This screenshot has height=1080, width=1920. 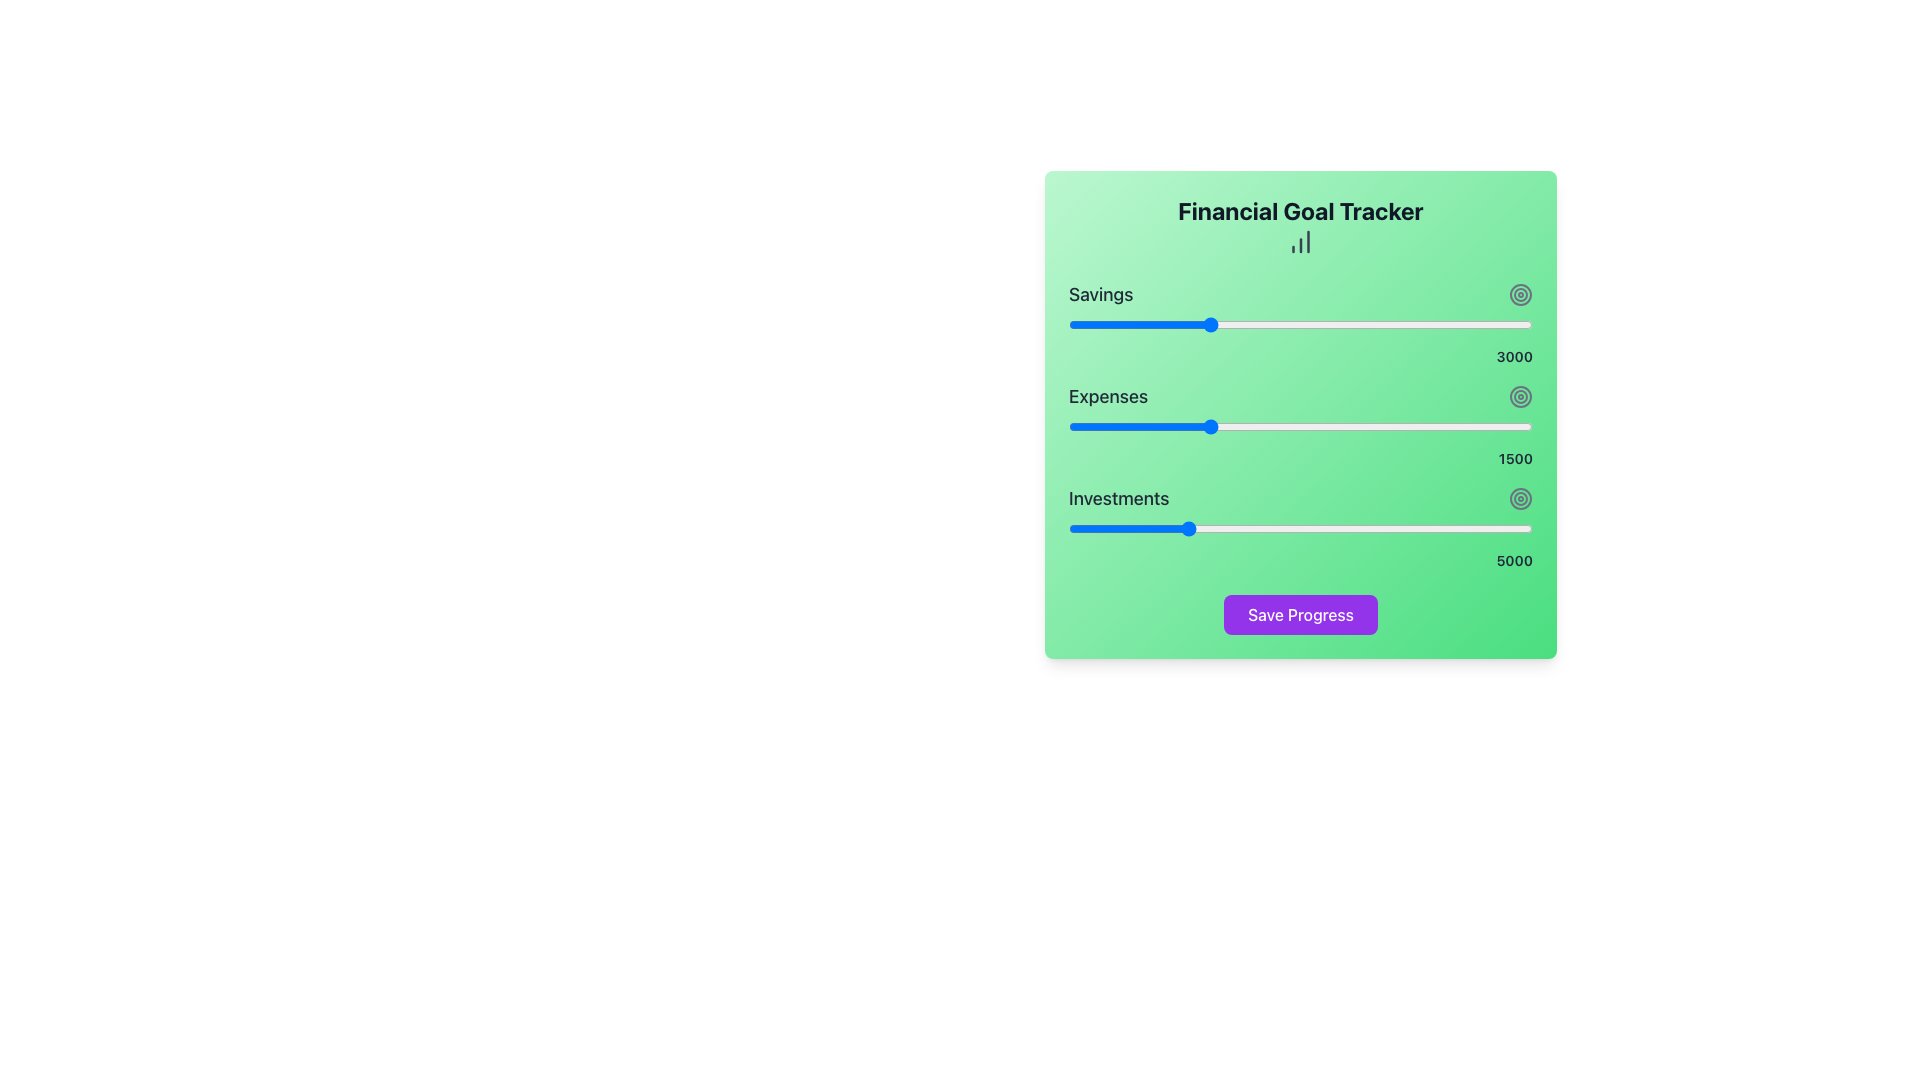 I want to click on the investment goal, so click(x=1195, y=527).